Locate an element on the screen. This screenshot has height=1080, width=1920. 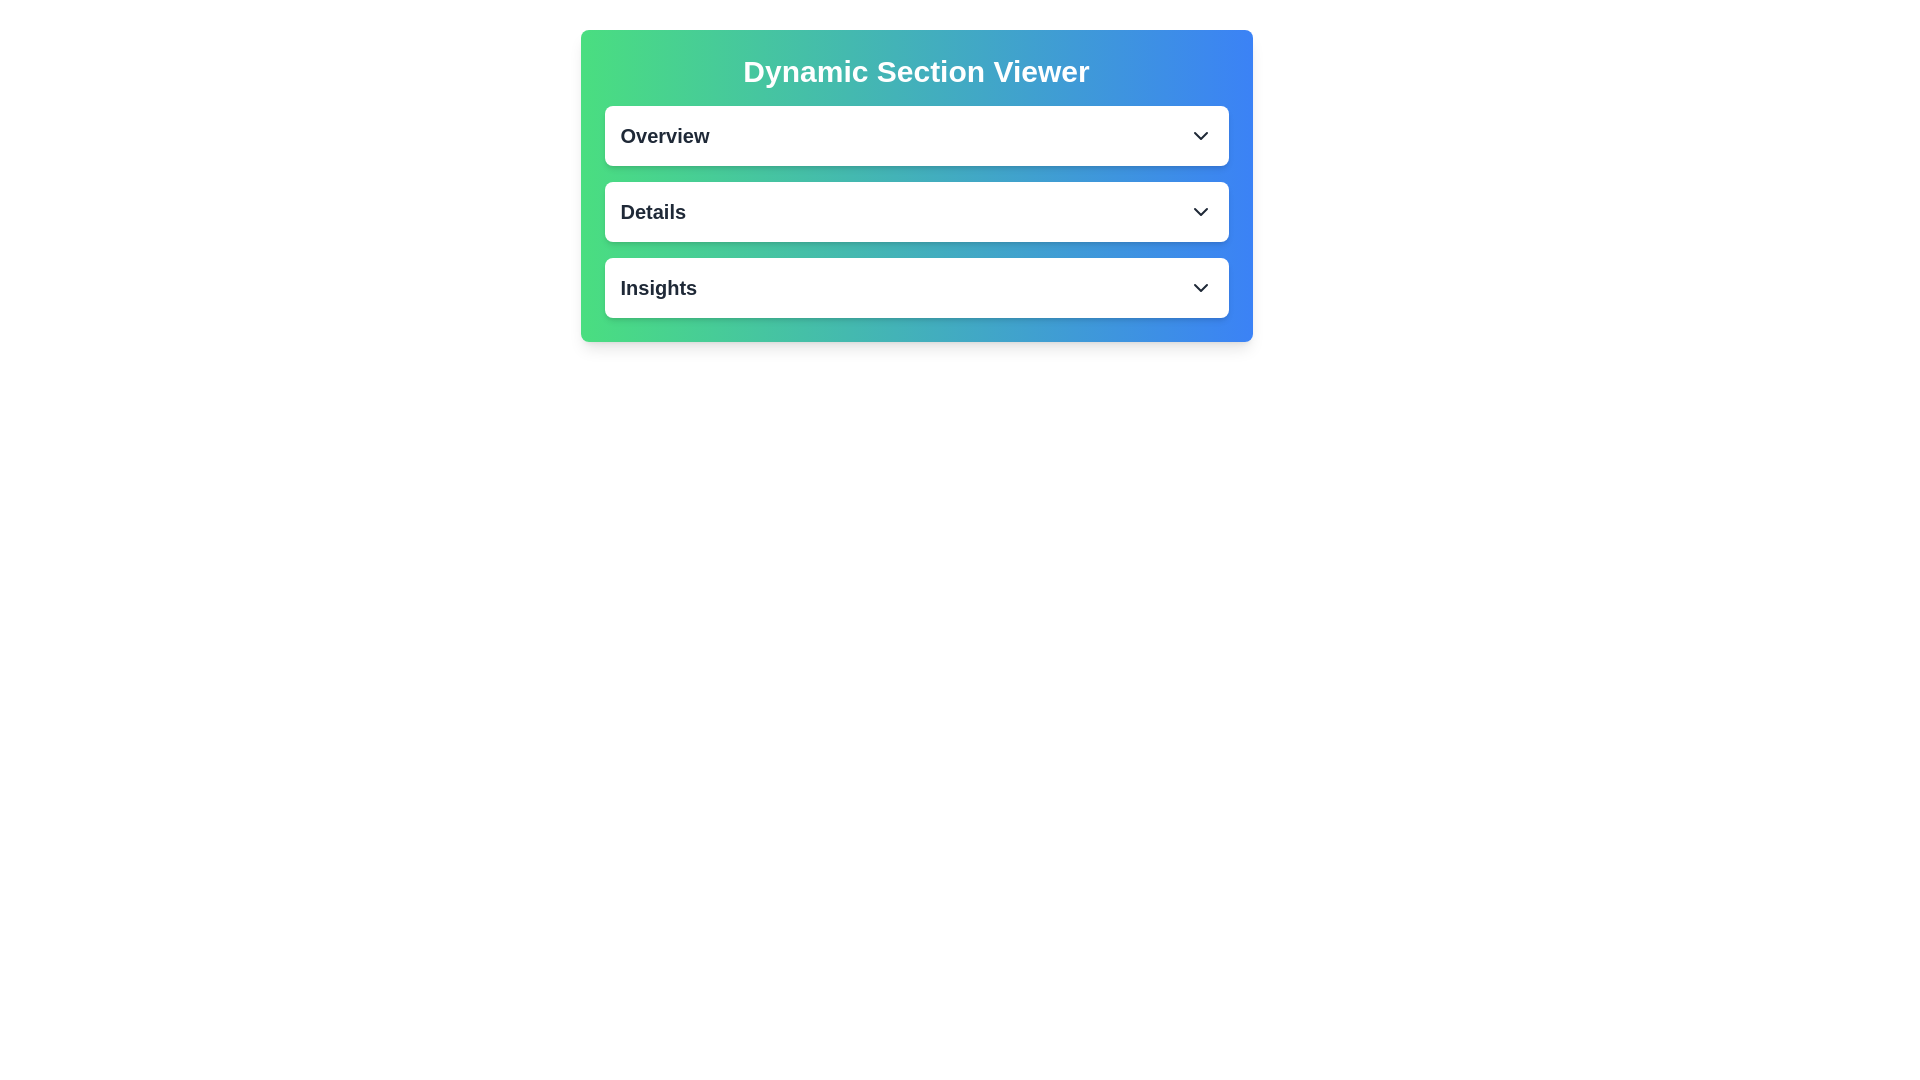
the first button in the group that expands or collapses the 'Overview' section is located at coordinates (915, 135).